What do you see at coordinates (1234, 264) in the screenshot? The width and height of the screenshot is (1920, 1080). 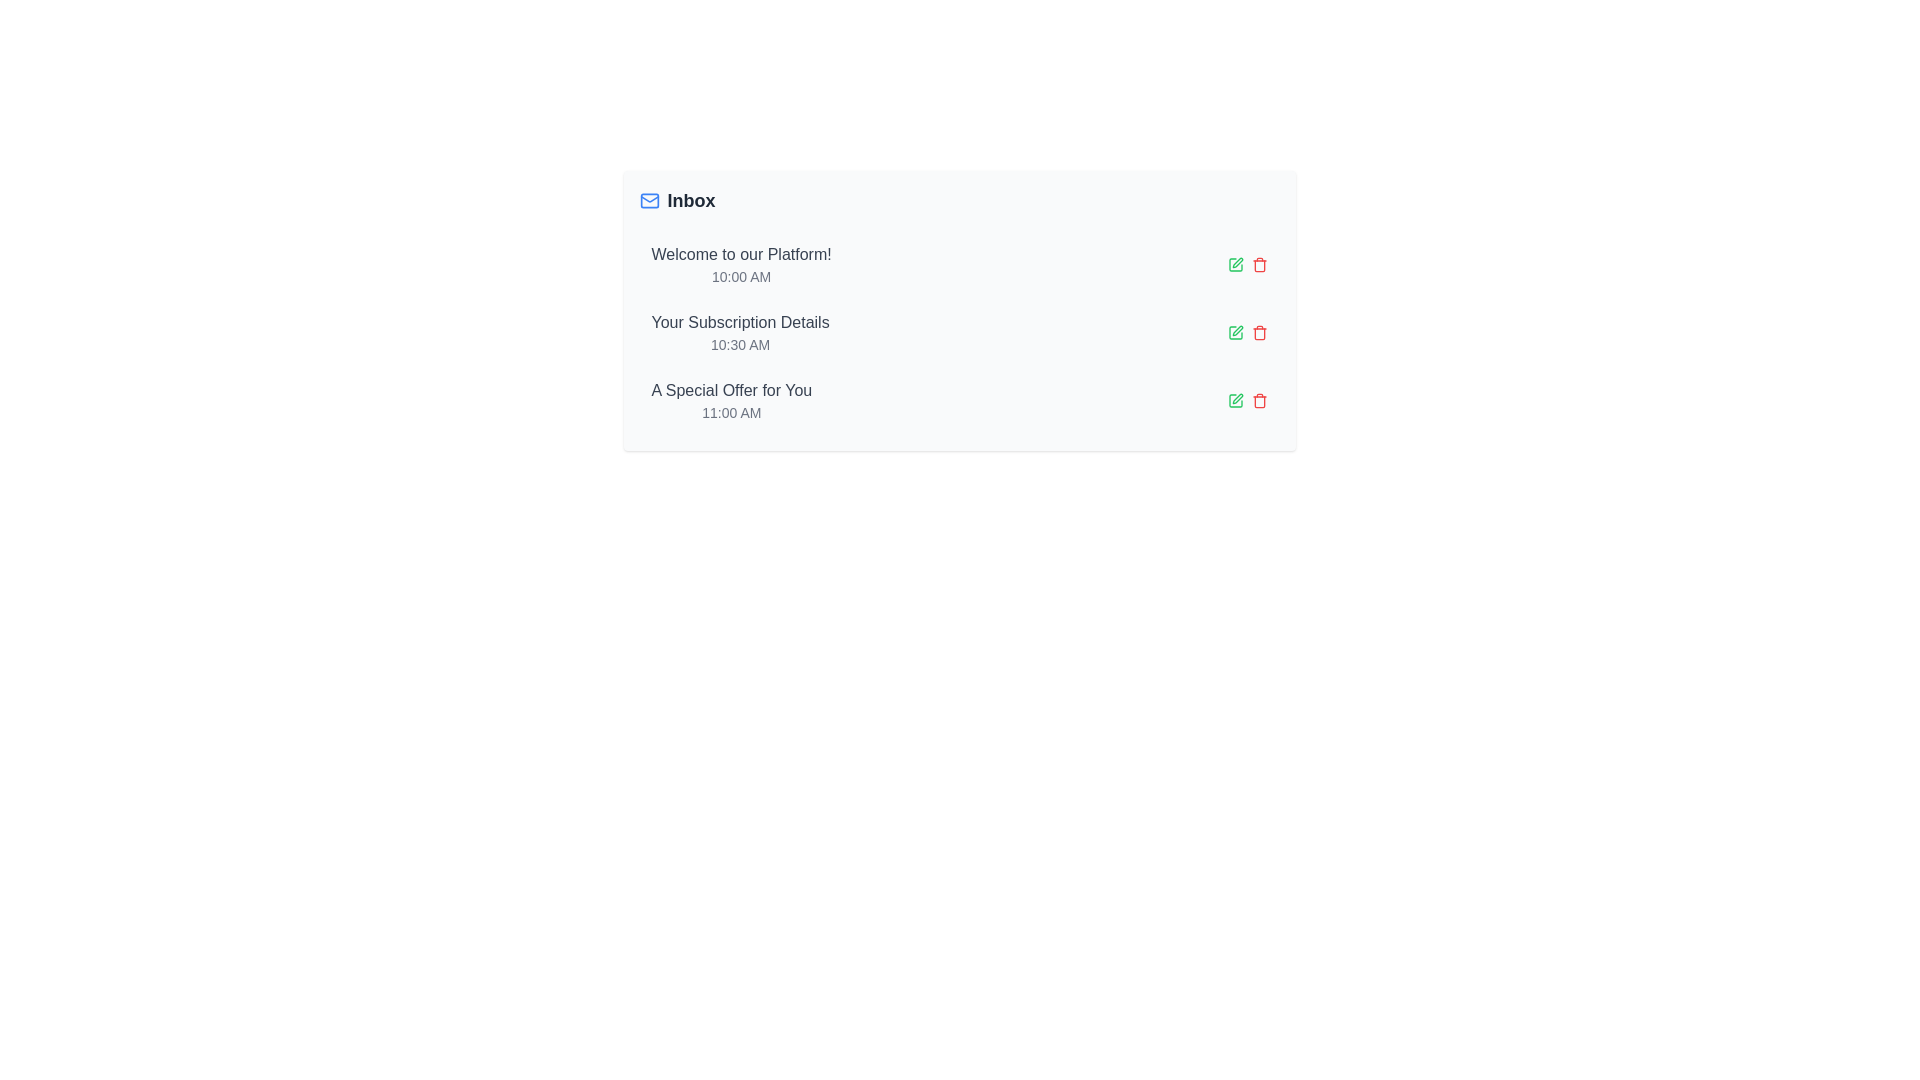 I see `the icon button located to the right of the text 'Welcome to our Platform!'` at bounding box center [1234, 264].